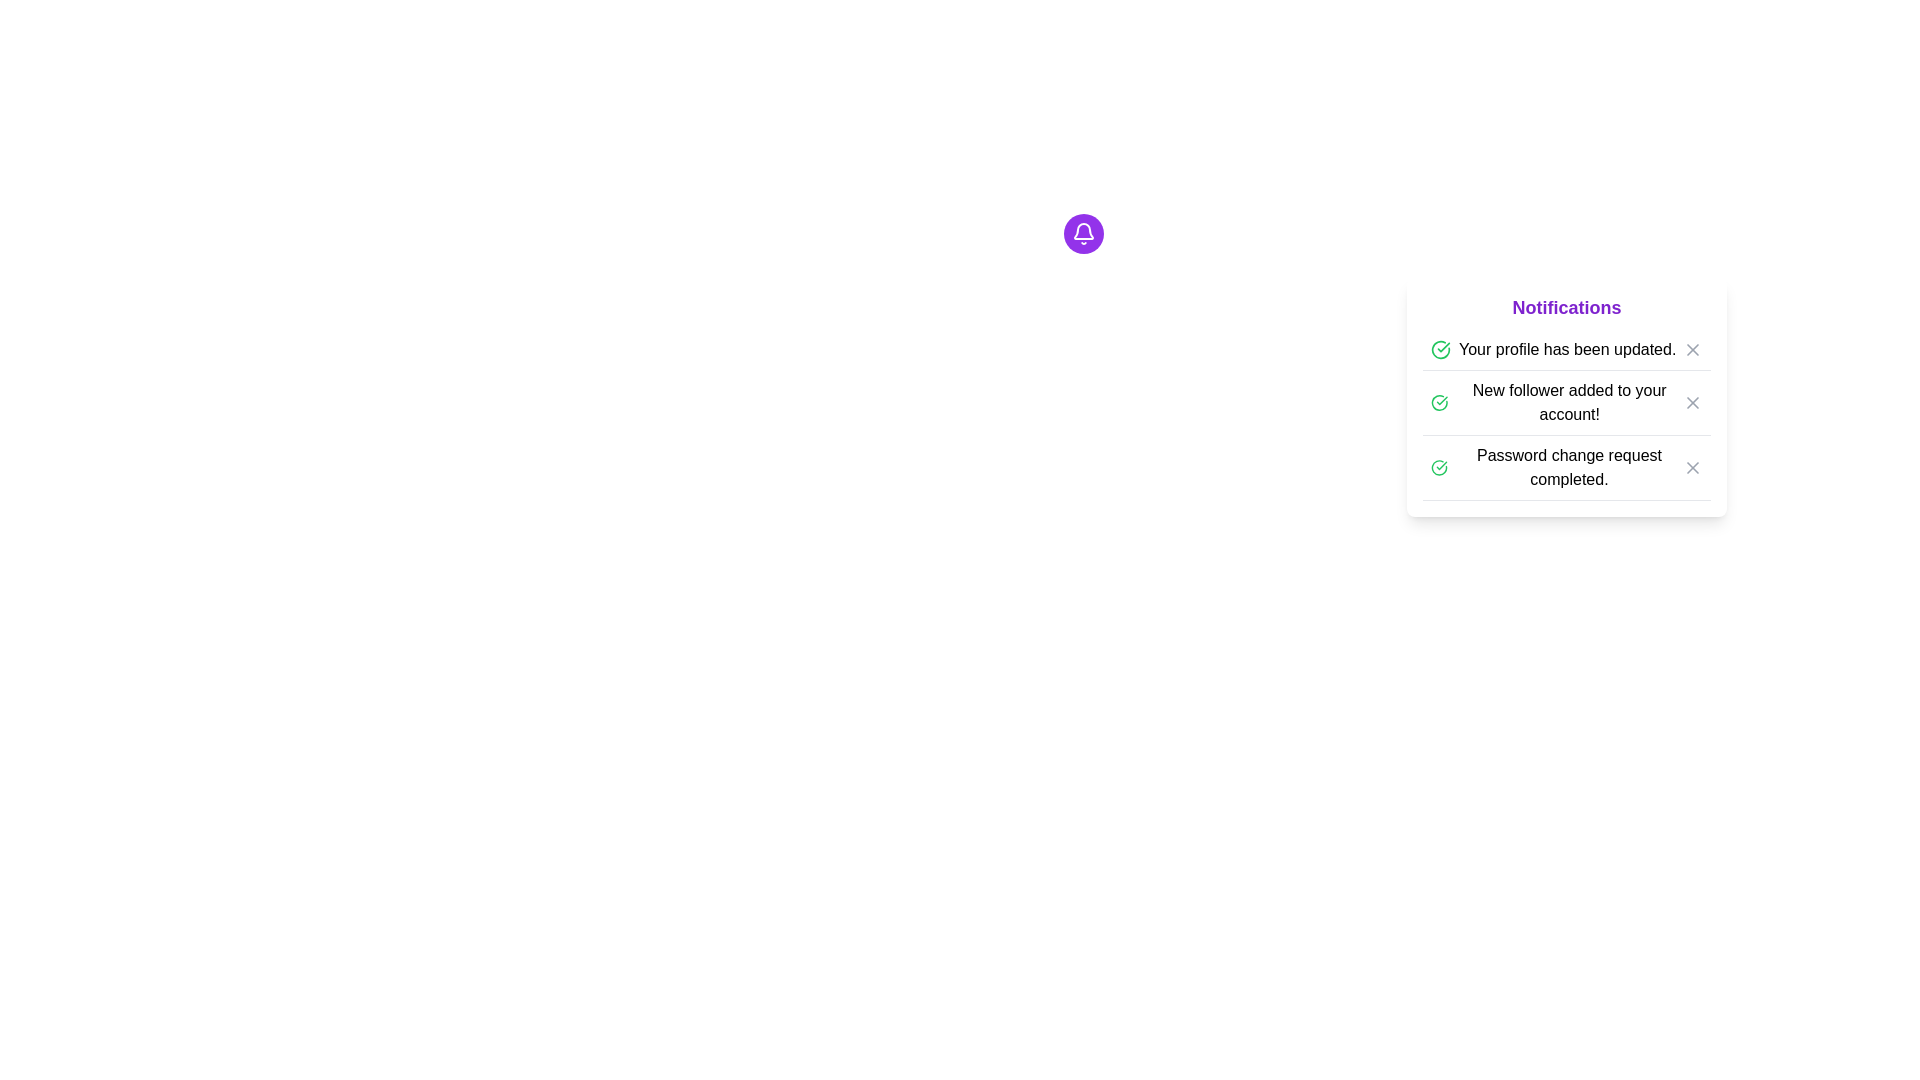 The width and height of the screenshot is (1920, 1080). Describe the element at coordinates (1692, 349) in the screenshot. I see `the close button located at the top-right corner of the notification card` at that location.